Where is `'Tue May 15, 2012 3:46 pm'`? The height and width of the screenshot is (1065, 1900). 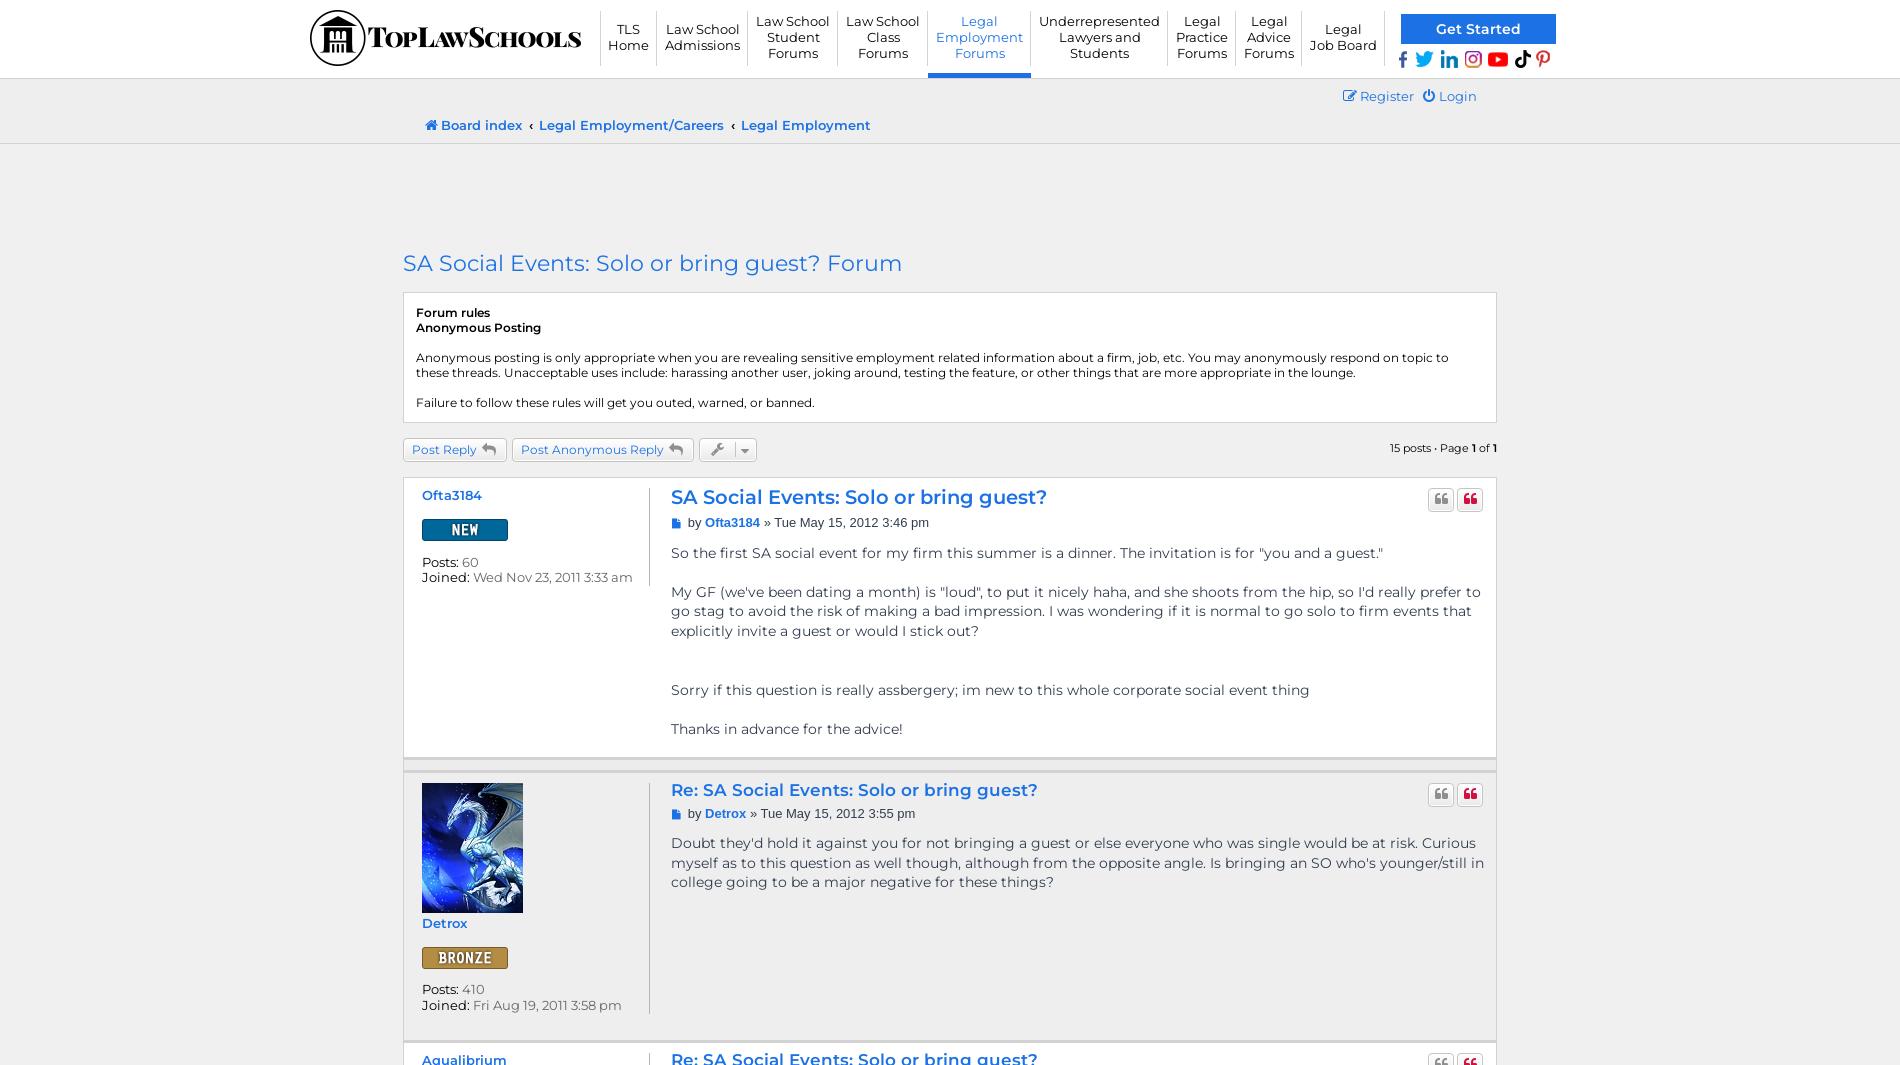
'Tue May 15, 2012 3:46 pm' is located at coordinates (850, 521).